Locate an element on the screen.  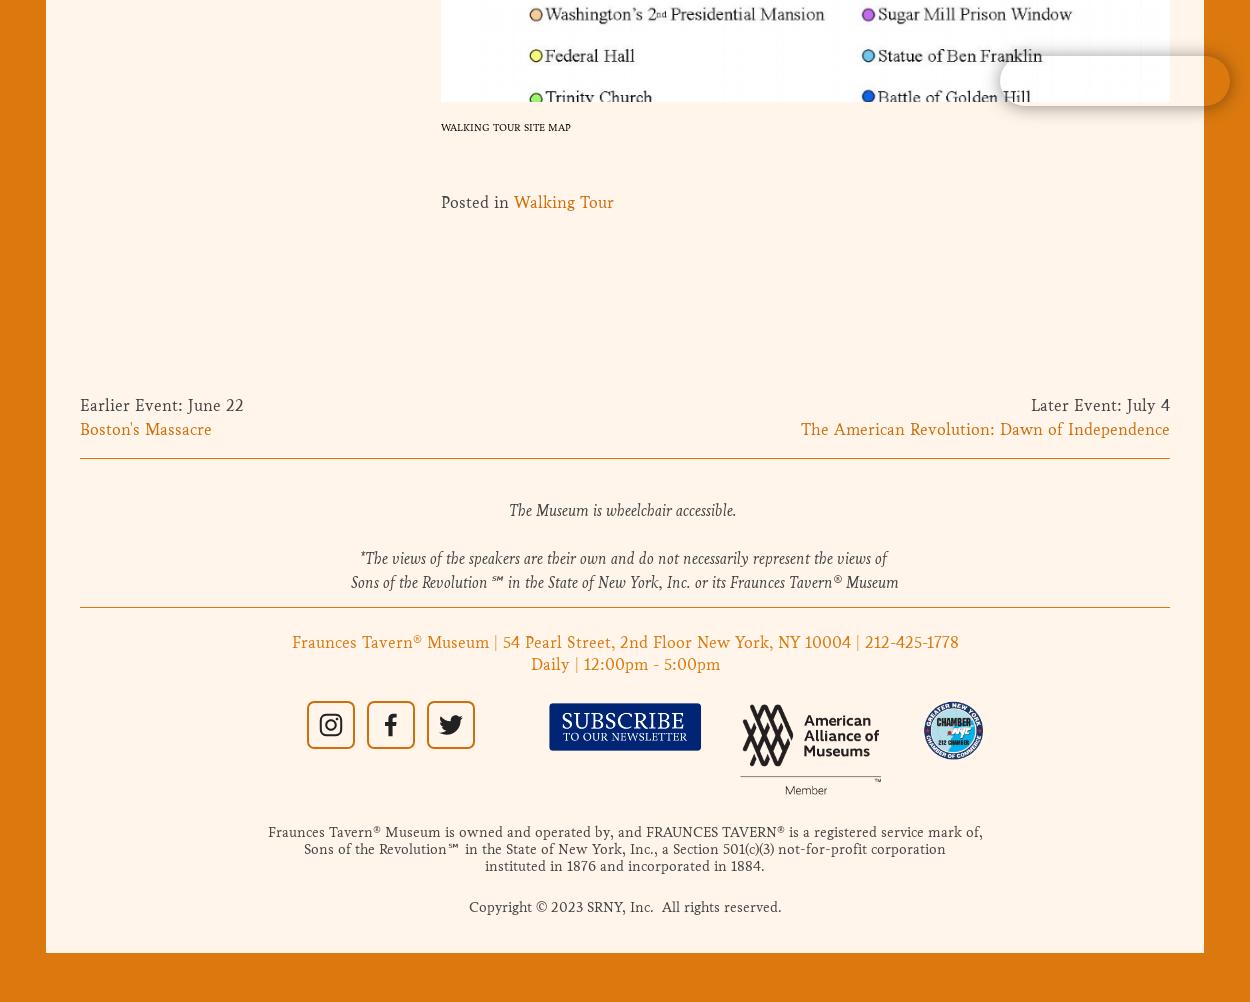
'Walking Tour Site Map' is located at coordinates (506, 125).